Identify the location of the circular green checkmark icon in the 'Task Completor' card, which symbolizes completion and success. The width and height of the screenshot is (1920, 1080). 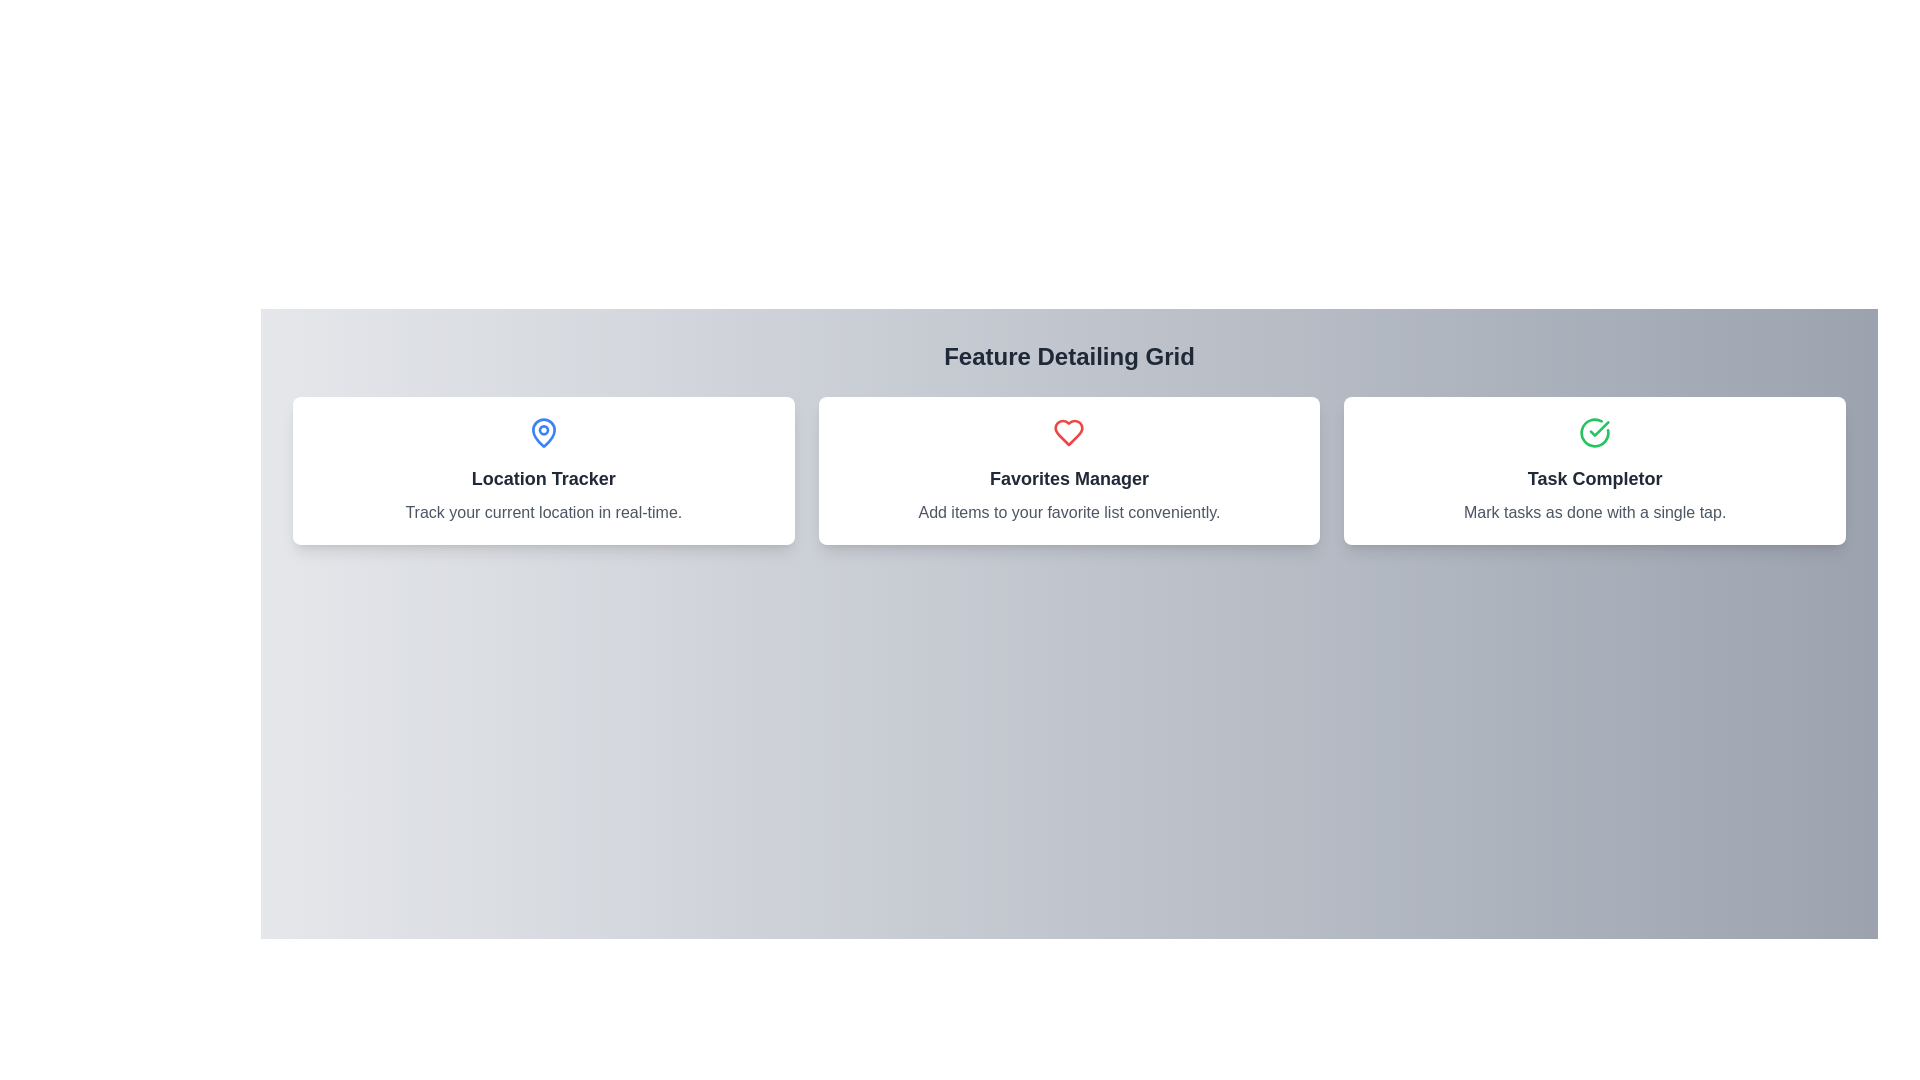
(1594, 431).